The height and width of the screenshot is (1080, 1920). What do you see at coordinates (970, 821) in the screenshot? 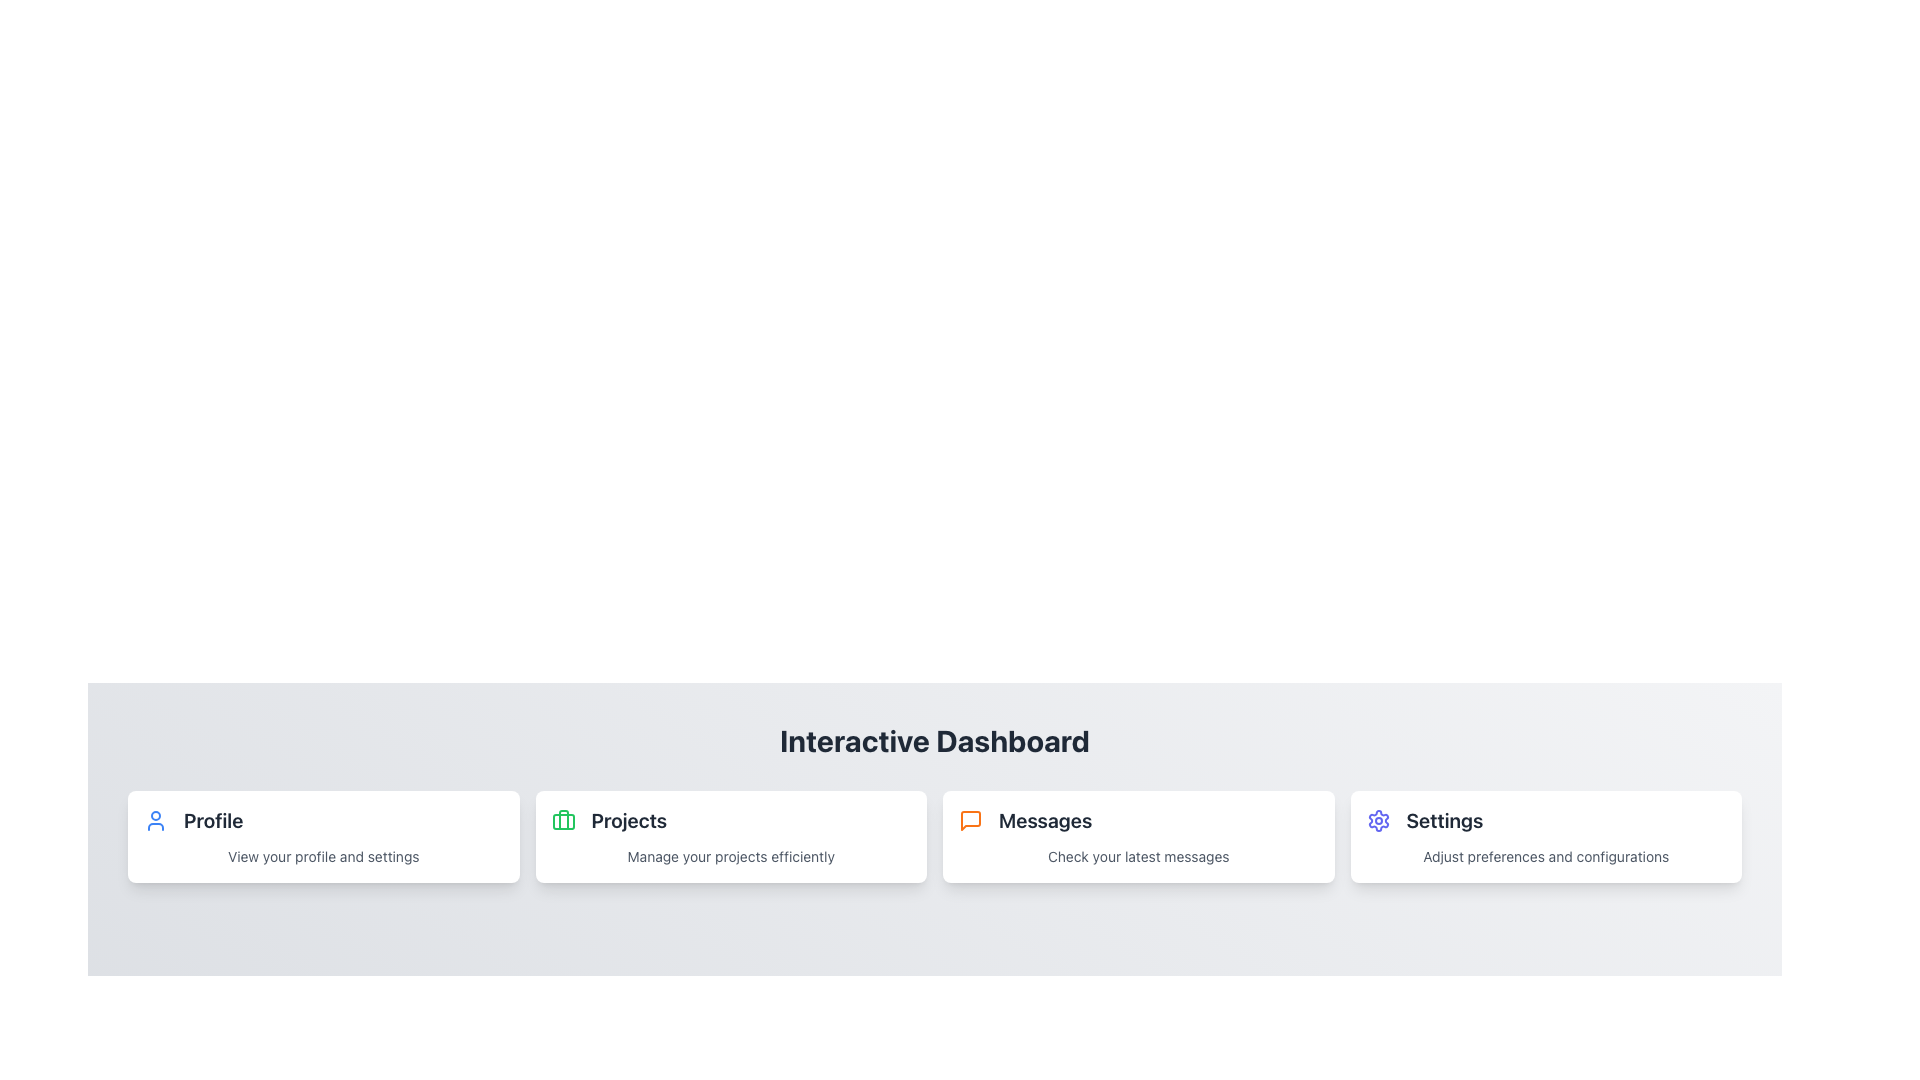
I see `the orange speech bubble icon next to the 'Messages' text label in the 'Messages' card` at bounding box center [970, 821].